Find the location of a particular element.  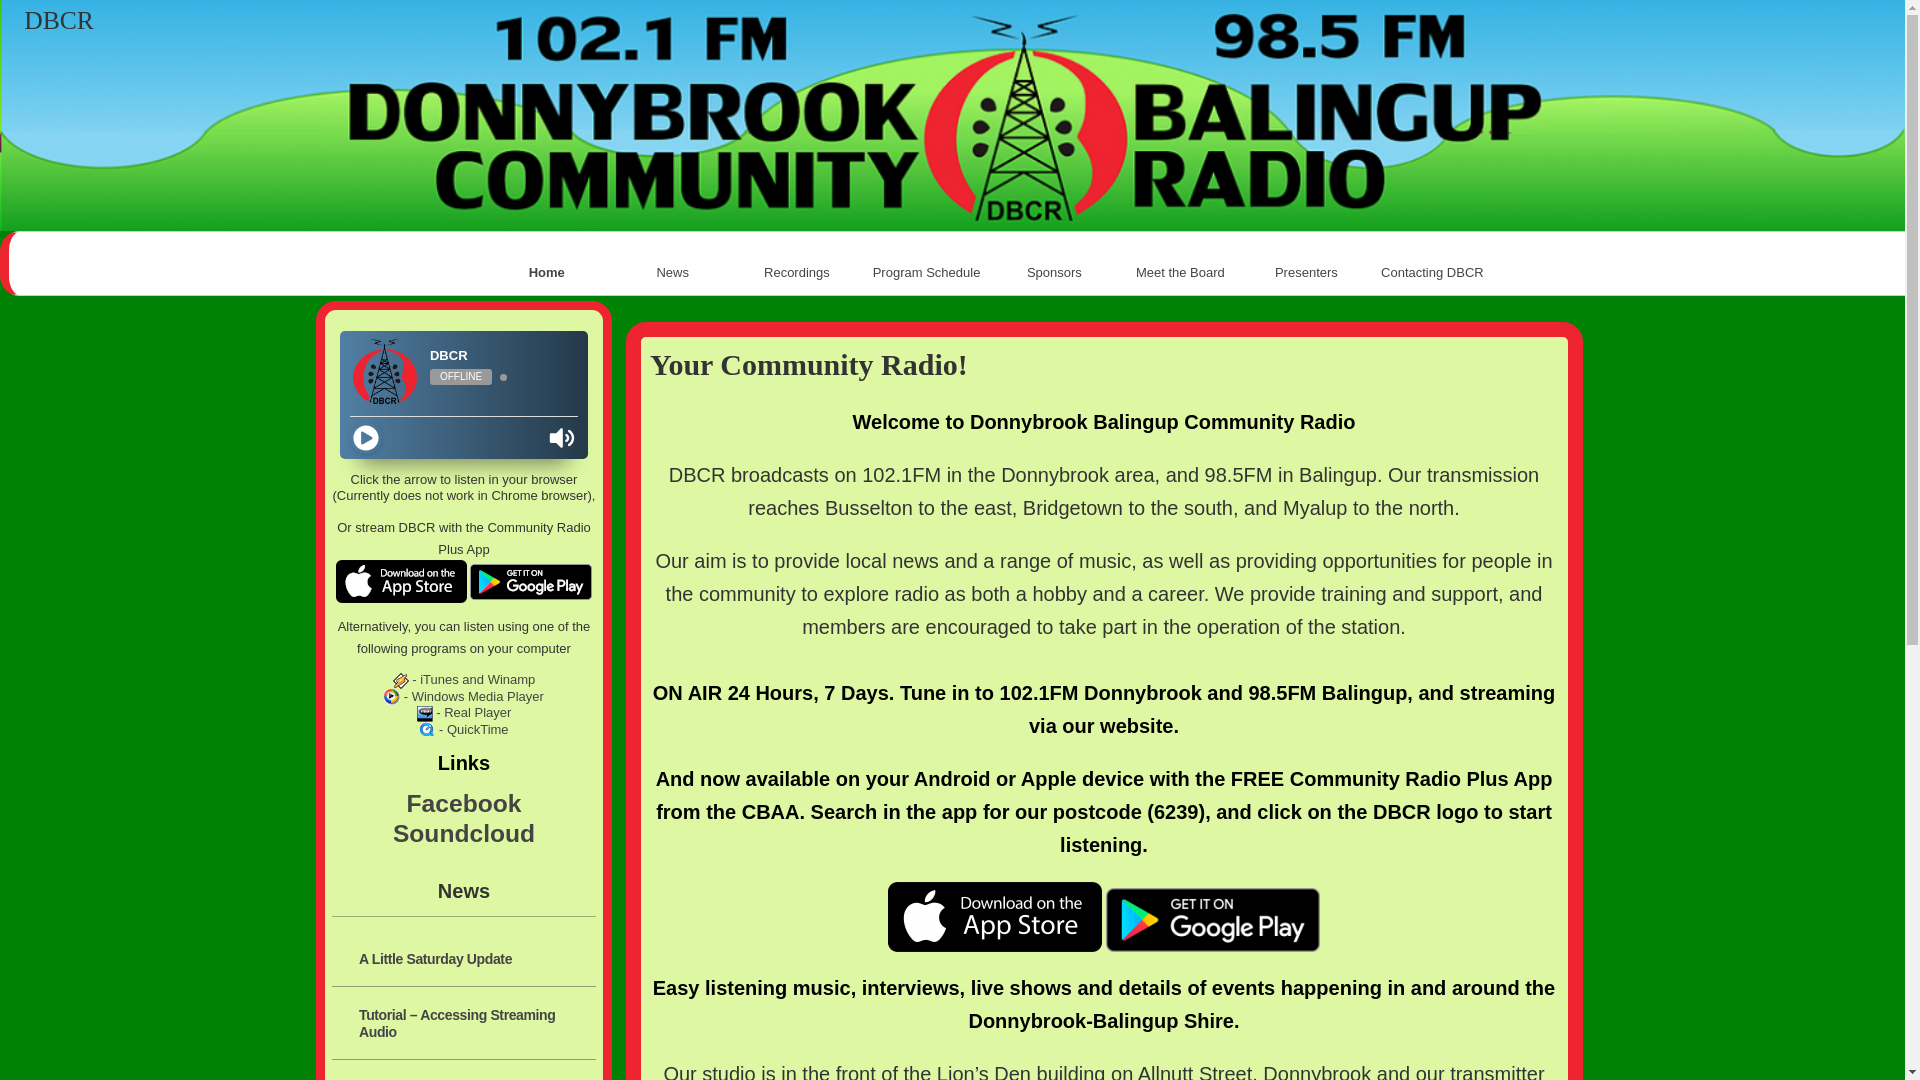

'Facebook' is located at coordinates (463, 802).